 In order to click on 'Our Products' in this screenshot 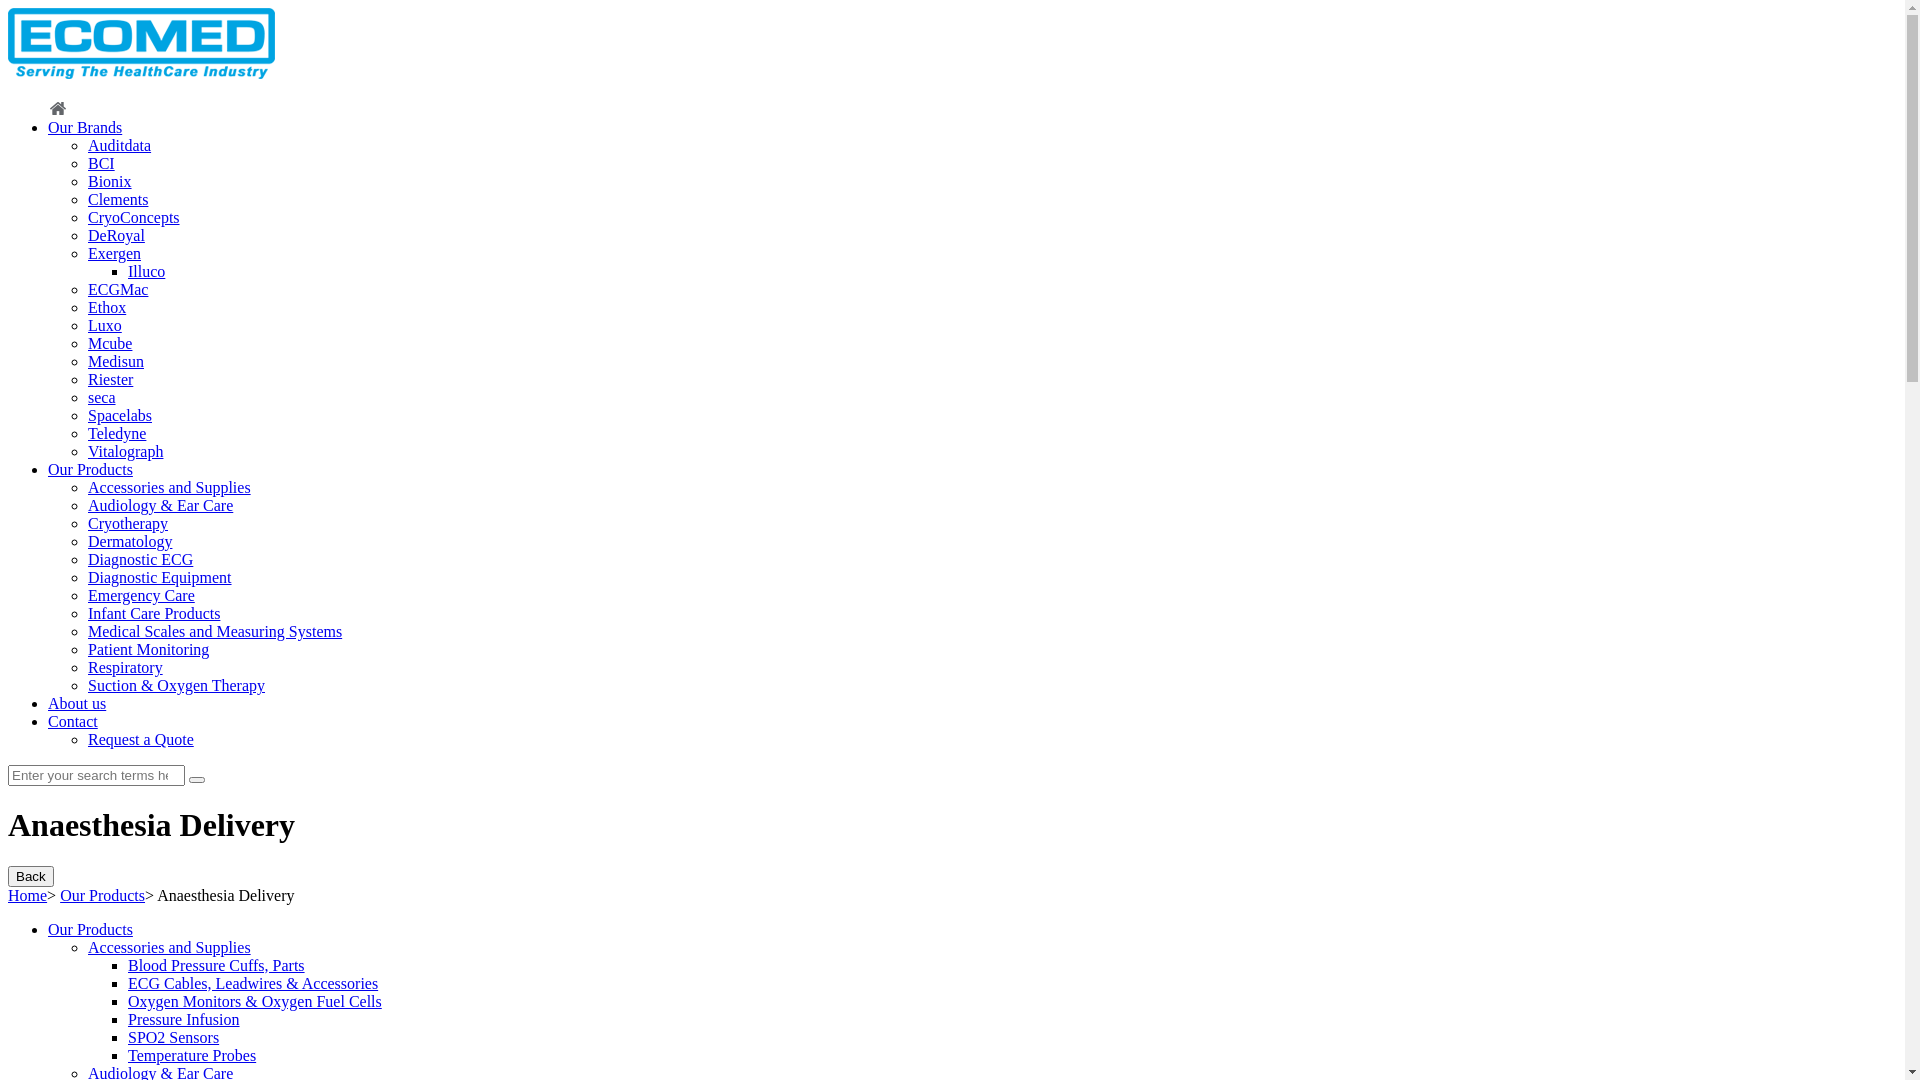, I will do `click(89, 929)`.